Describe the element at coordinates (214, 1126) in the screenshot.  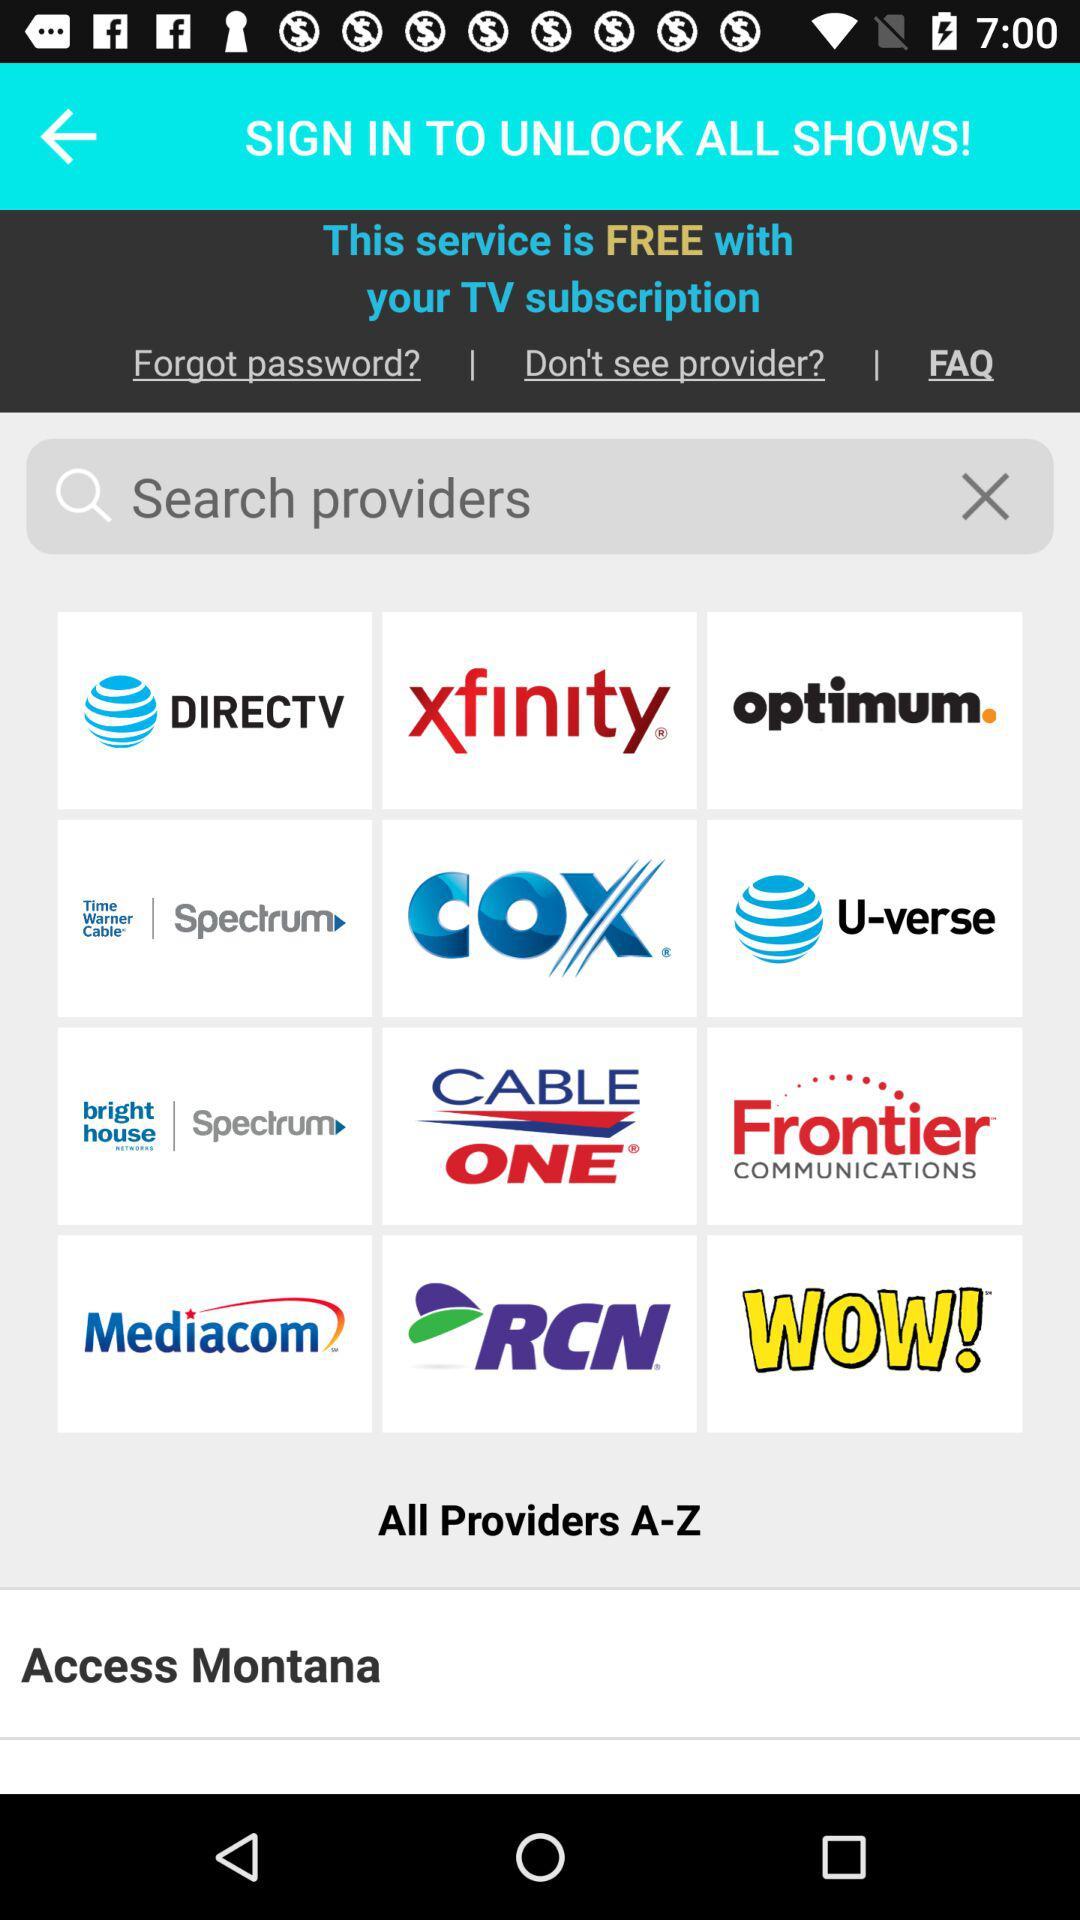
I see `bright house spectrum` at that location.